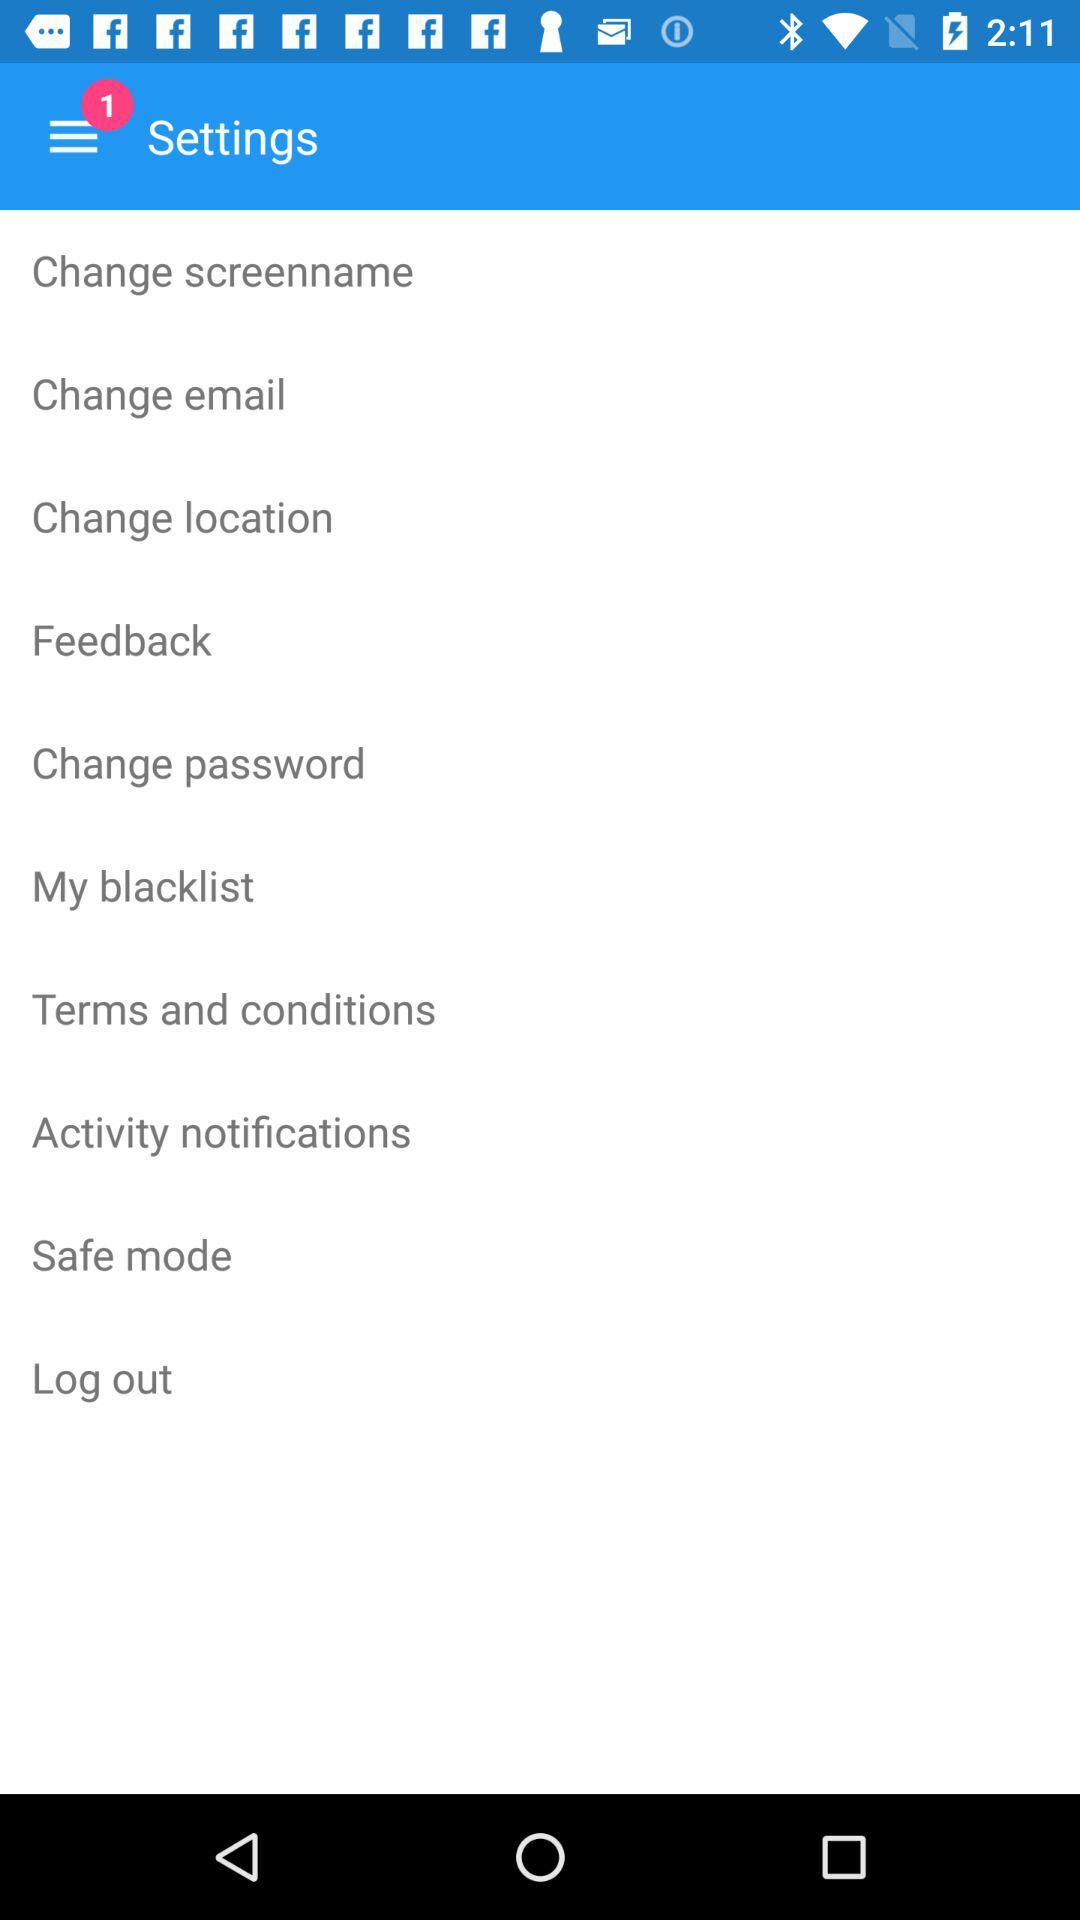 This screenshot has width=1080, height=1920. Describe the element at coordinates (72, 135) in the screenshot. I see `the icon above the change screenname` at that location.